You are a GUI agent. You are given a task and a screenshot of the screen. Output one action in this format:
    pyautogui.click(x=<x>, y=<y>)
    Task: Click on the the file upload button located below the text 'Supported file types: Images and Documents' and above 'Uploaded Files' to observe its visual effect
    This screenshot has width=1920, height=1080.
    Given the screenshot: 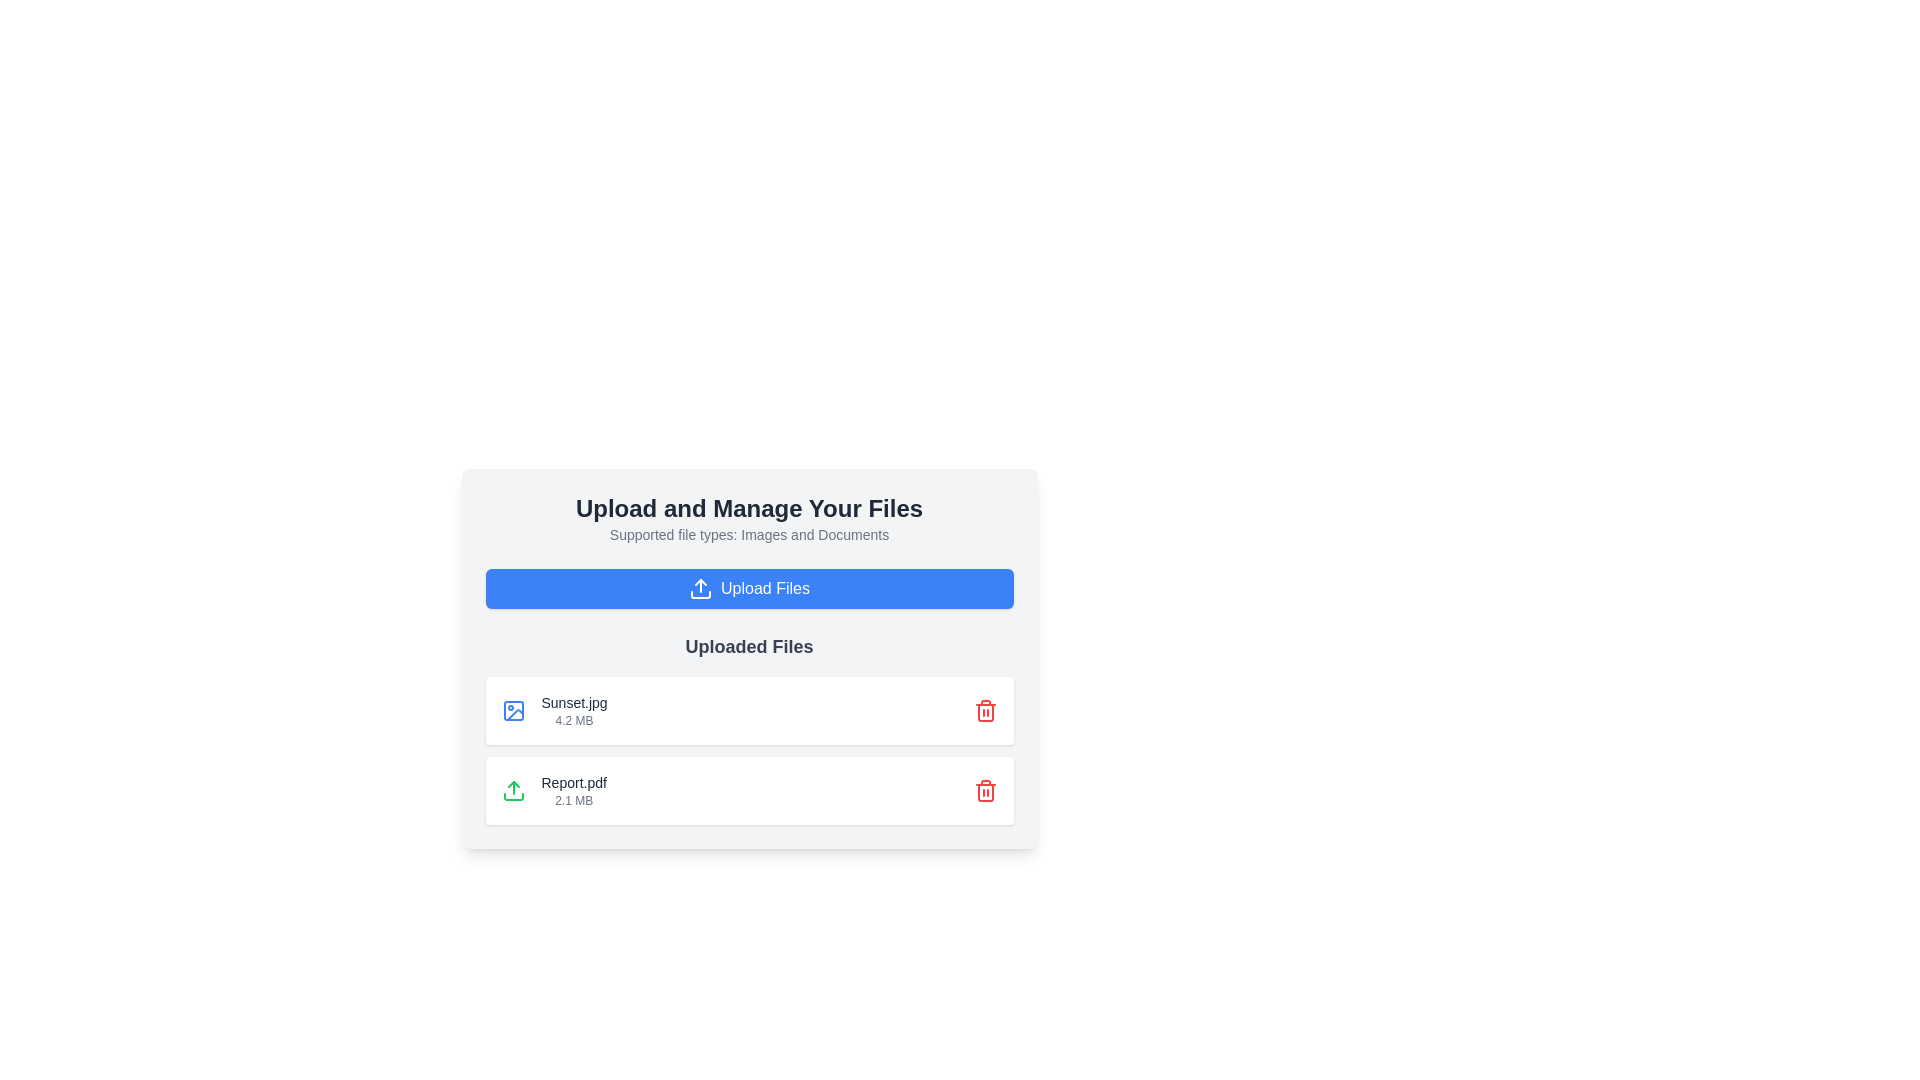 What is the action you would take?
    pyautogui.click(x=748, y=588)
    